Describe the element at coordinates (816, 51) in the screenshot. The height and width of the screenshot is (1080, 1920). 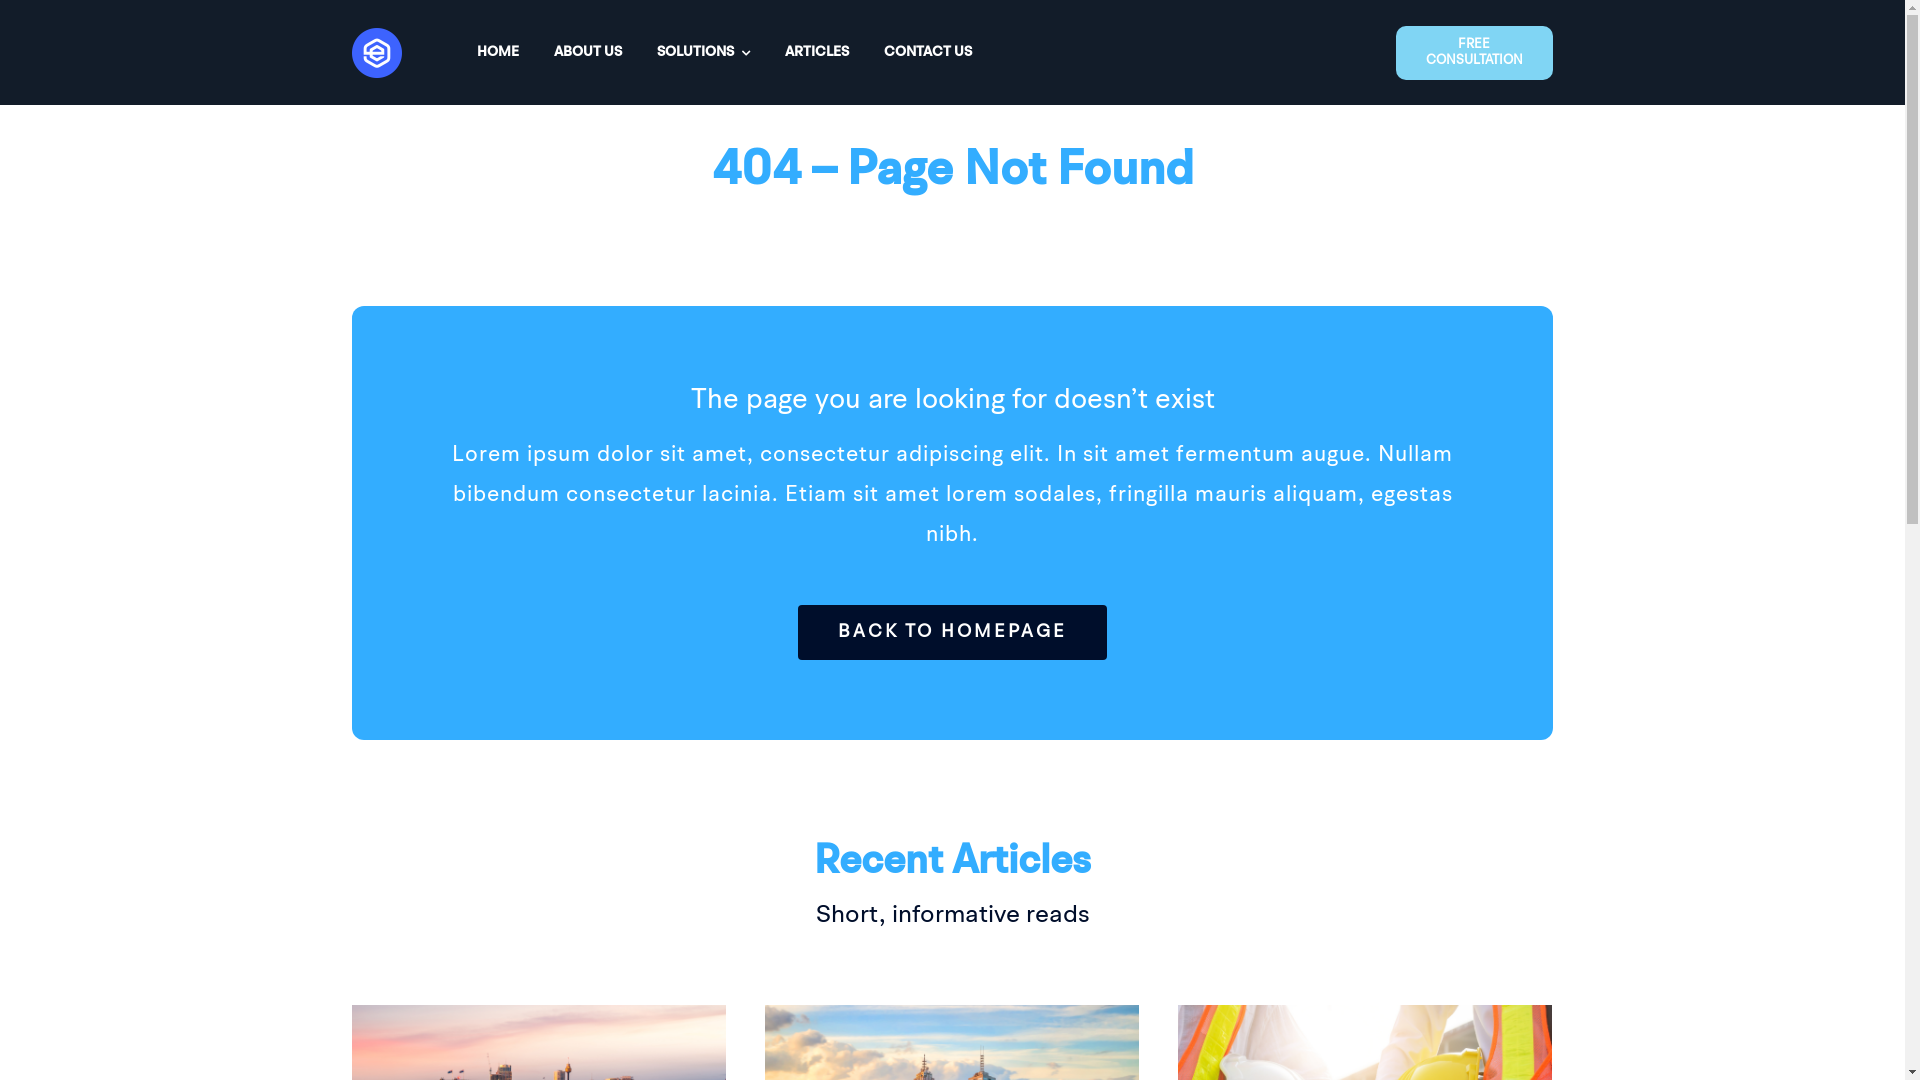
I see `'ARTICLES'` at that location.